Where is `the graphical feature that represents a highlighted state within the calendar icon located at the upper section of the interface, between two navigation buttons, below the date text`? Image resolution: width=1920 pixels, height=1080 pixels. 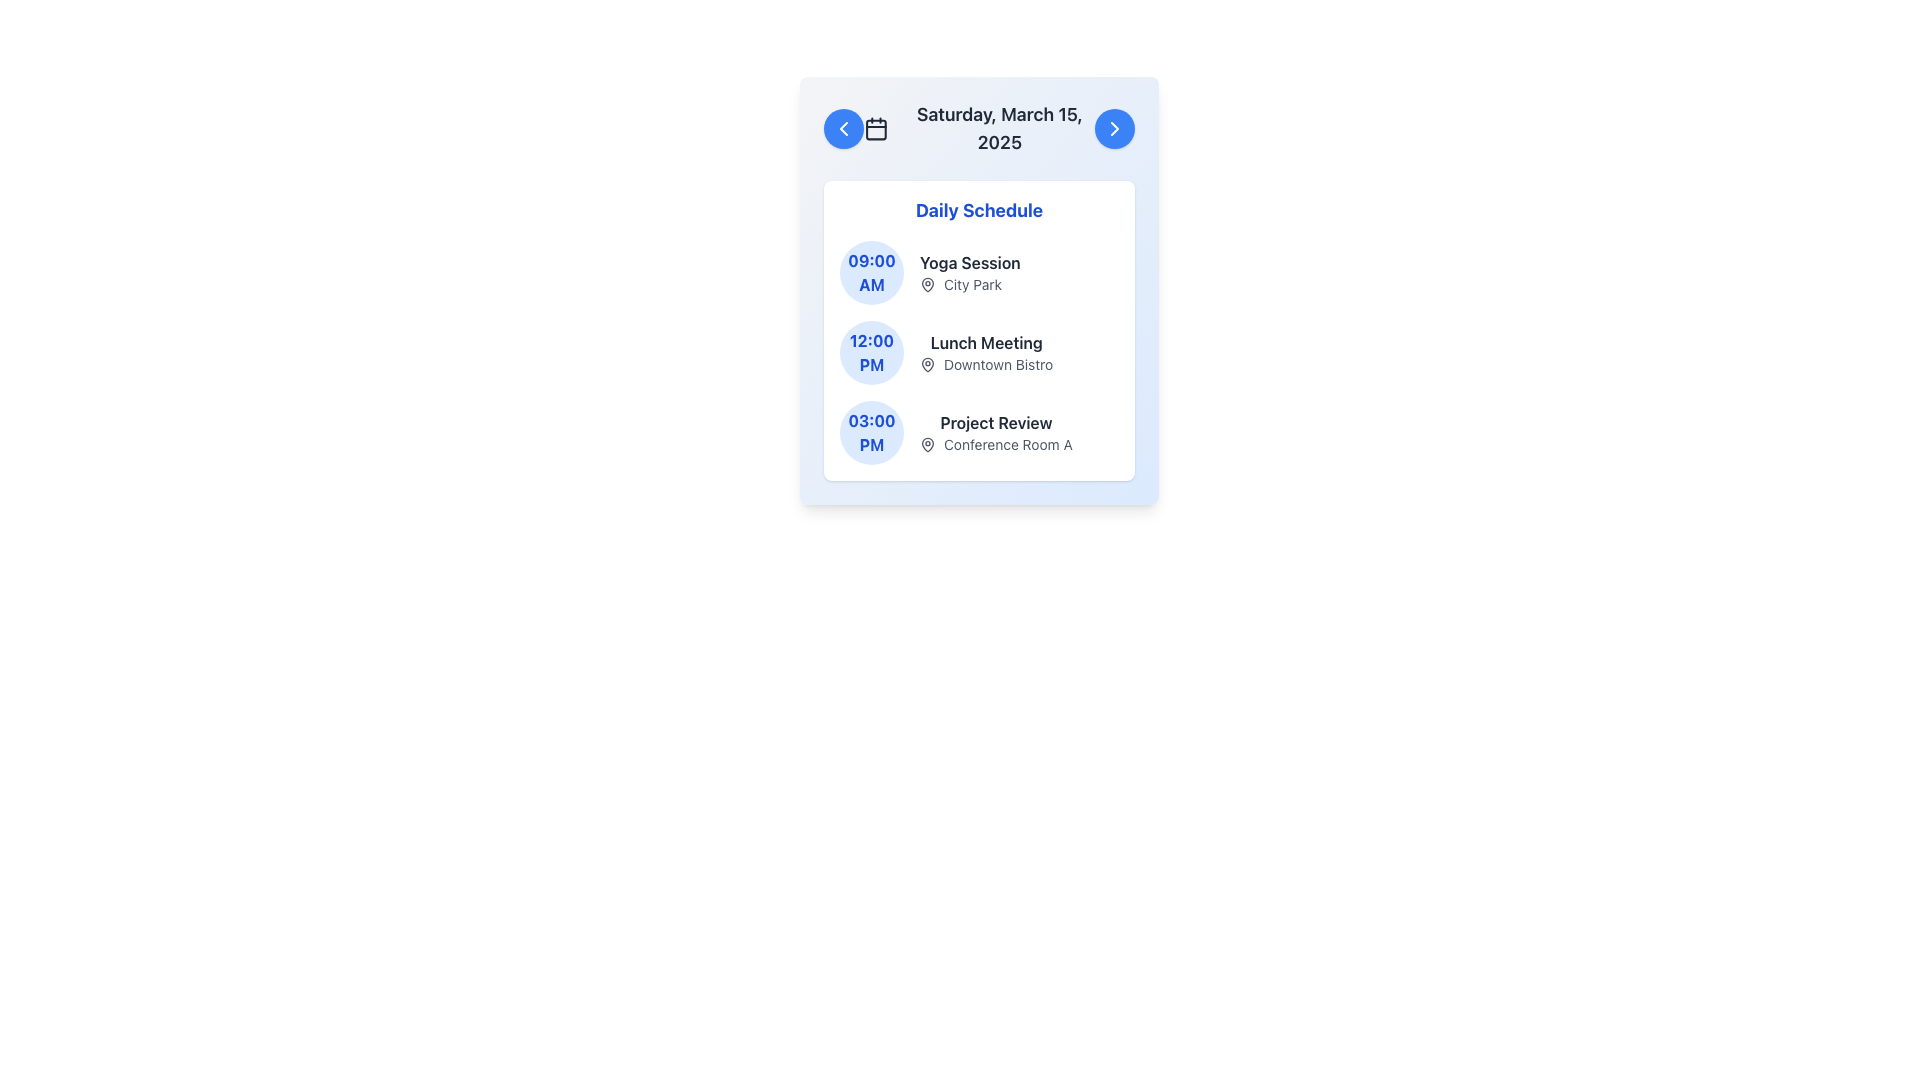 the graphical feature that represents a highlighted state within the calendar icon located at the upper section of the interface, between two navigation buttons, below the date text is located at coordinates (876, 130).